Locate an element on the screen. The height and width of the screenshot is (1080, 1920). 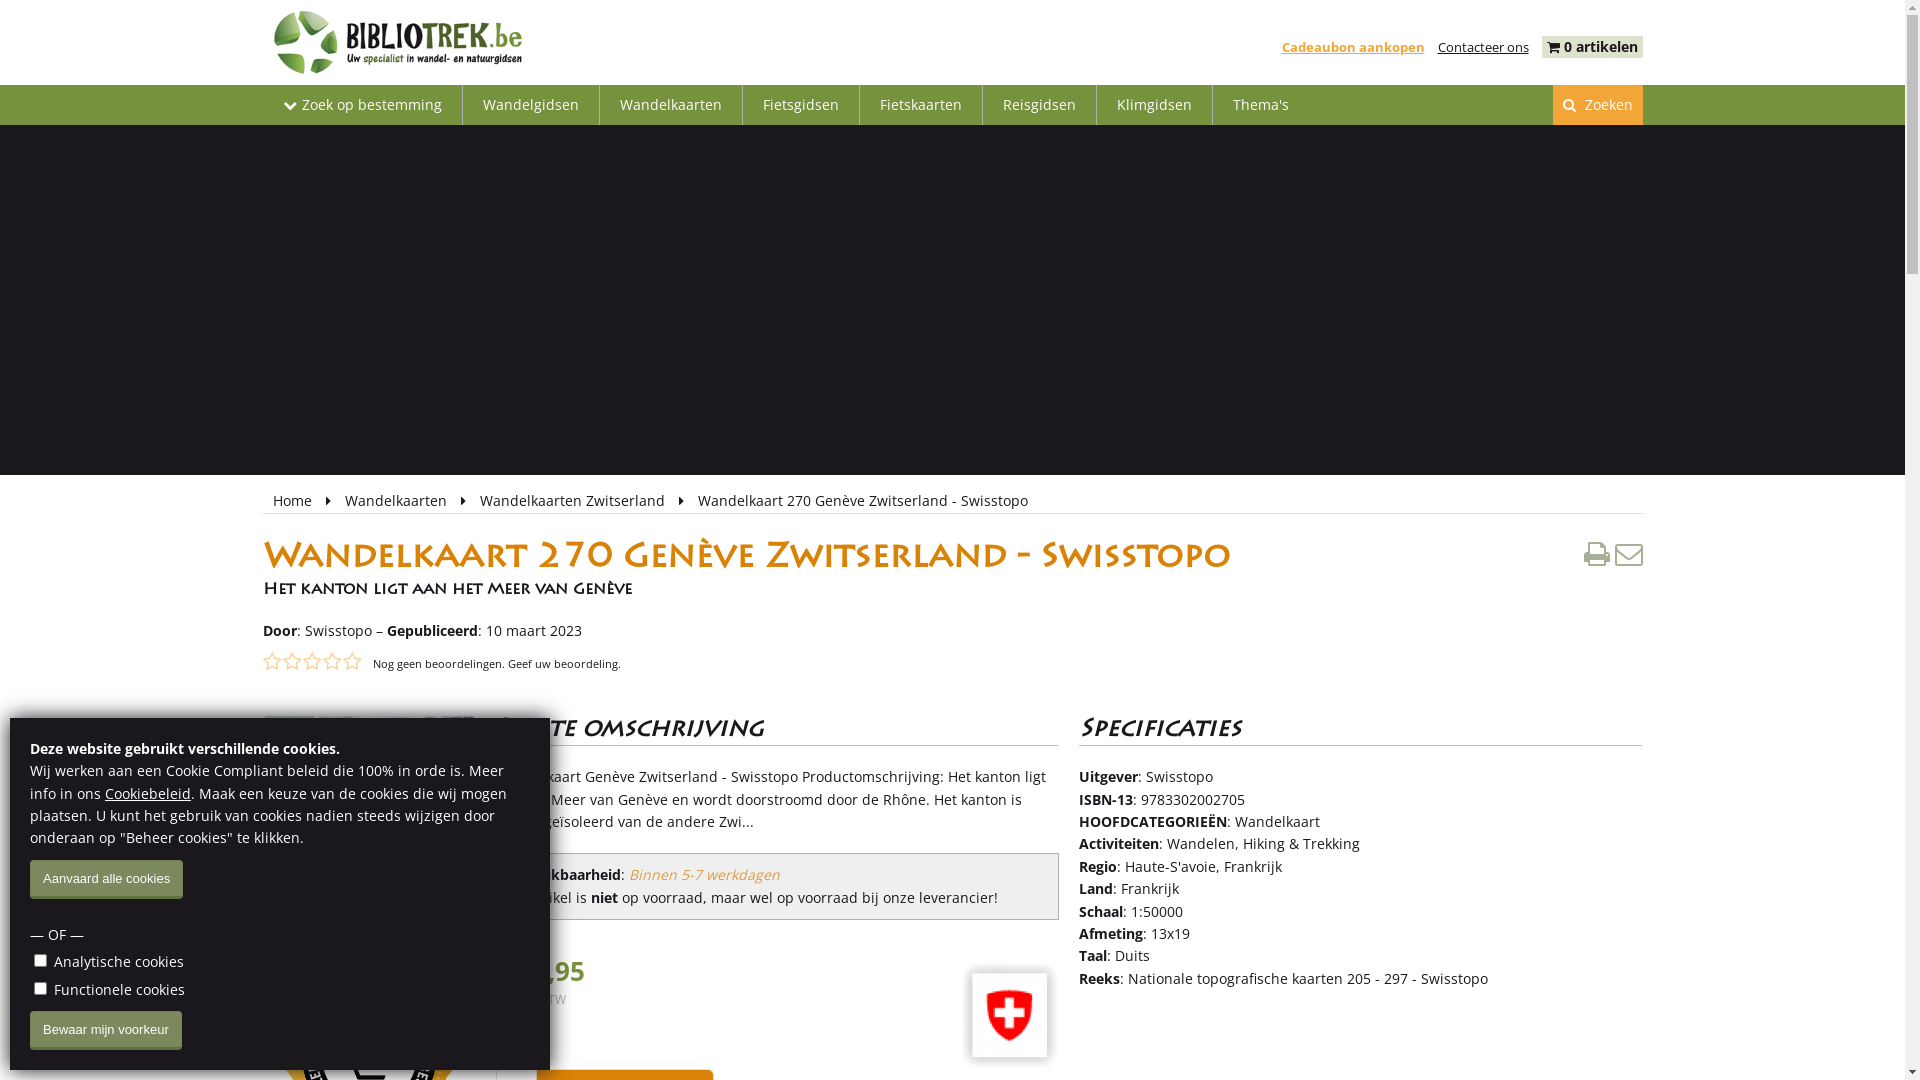
'Wandelgidsen' is located at coordinates (460, 104).